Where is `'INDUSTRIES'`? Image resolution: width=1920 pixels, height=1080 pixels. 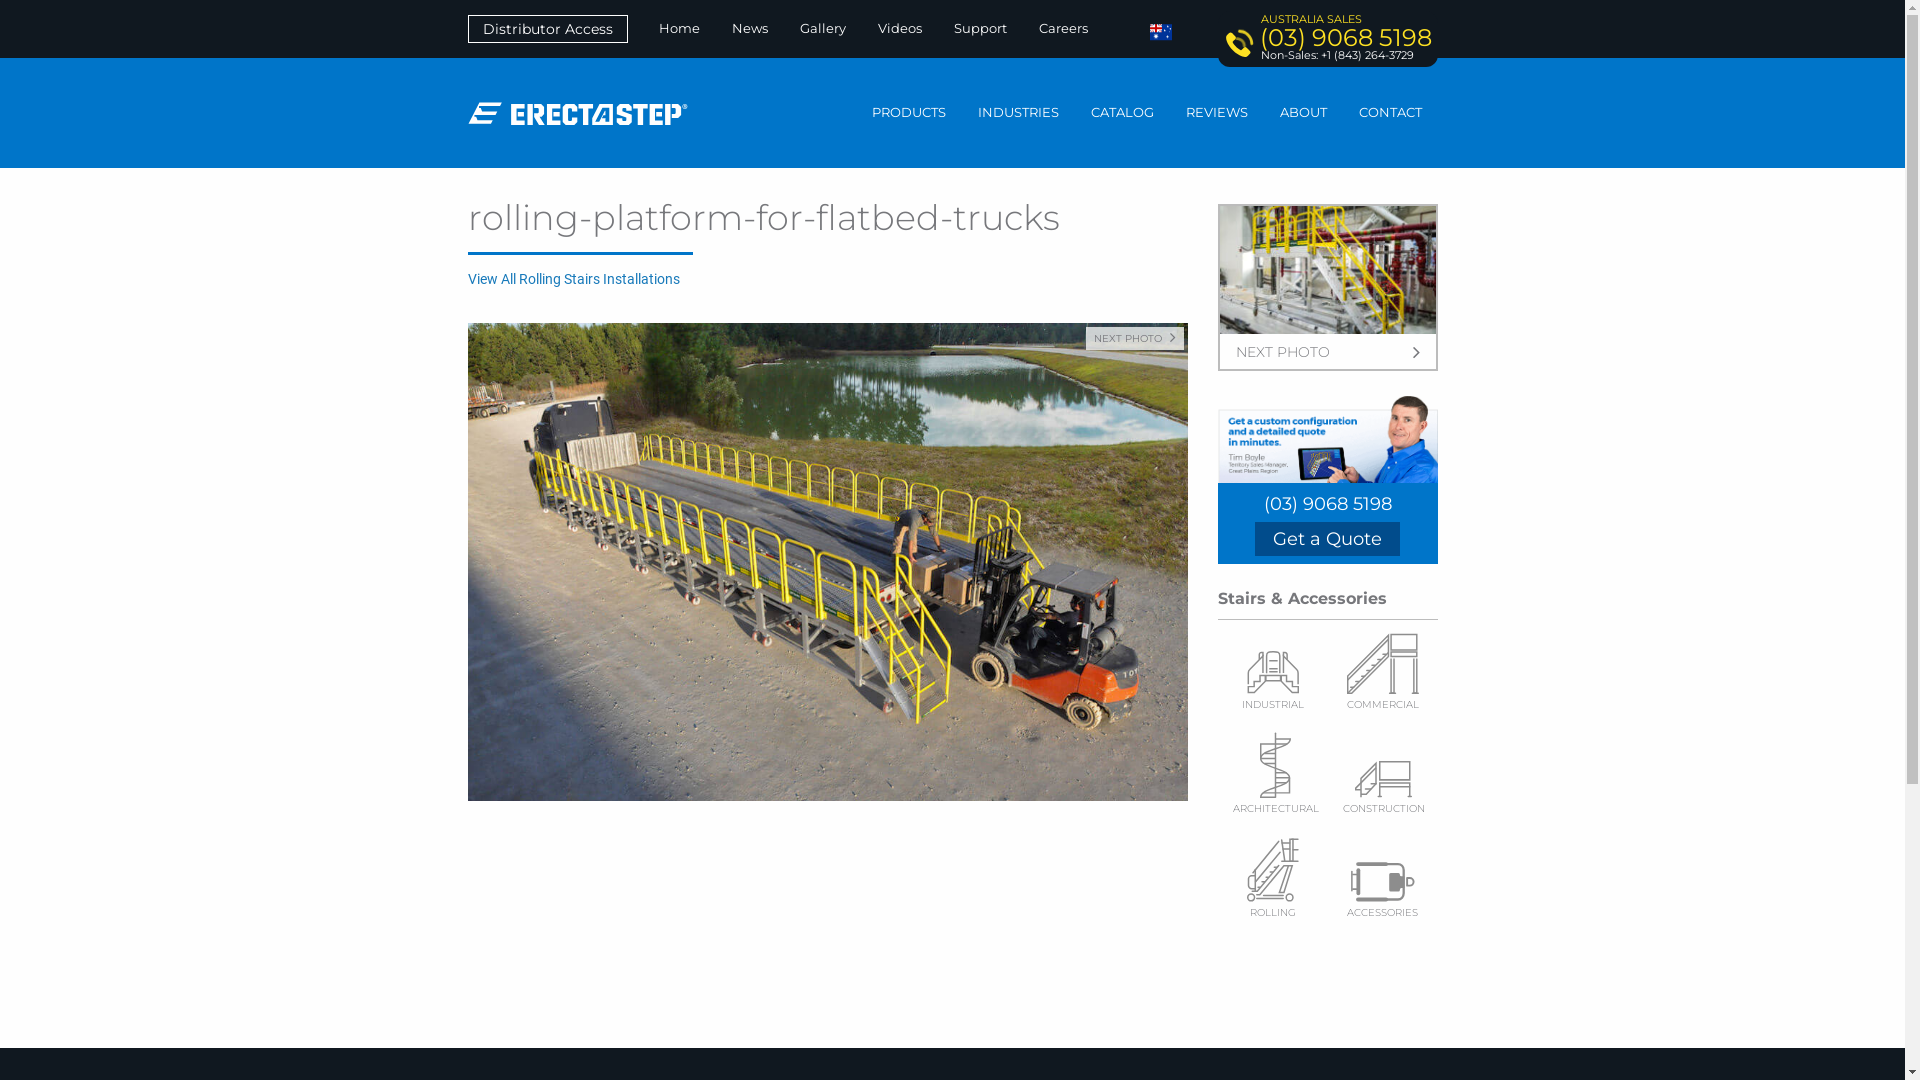
'INDUSTRIES' is located at coordinates (1018, 112).